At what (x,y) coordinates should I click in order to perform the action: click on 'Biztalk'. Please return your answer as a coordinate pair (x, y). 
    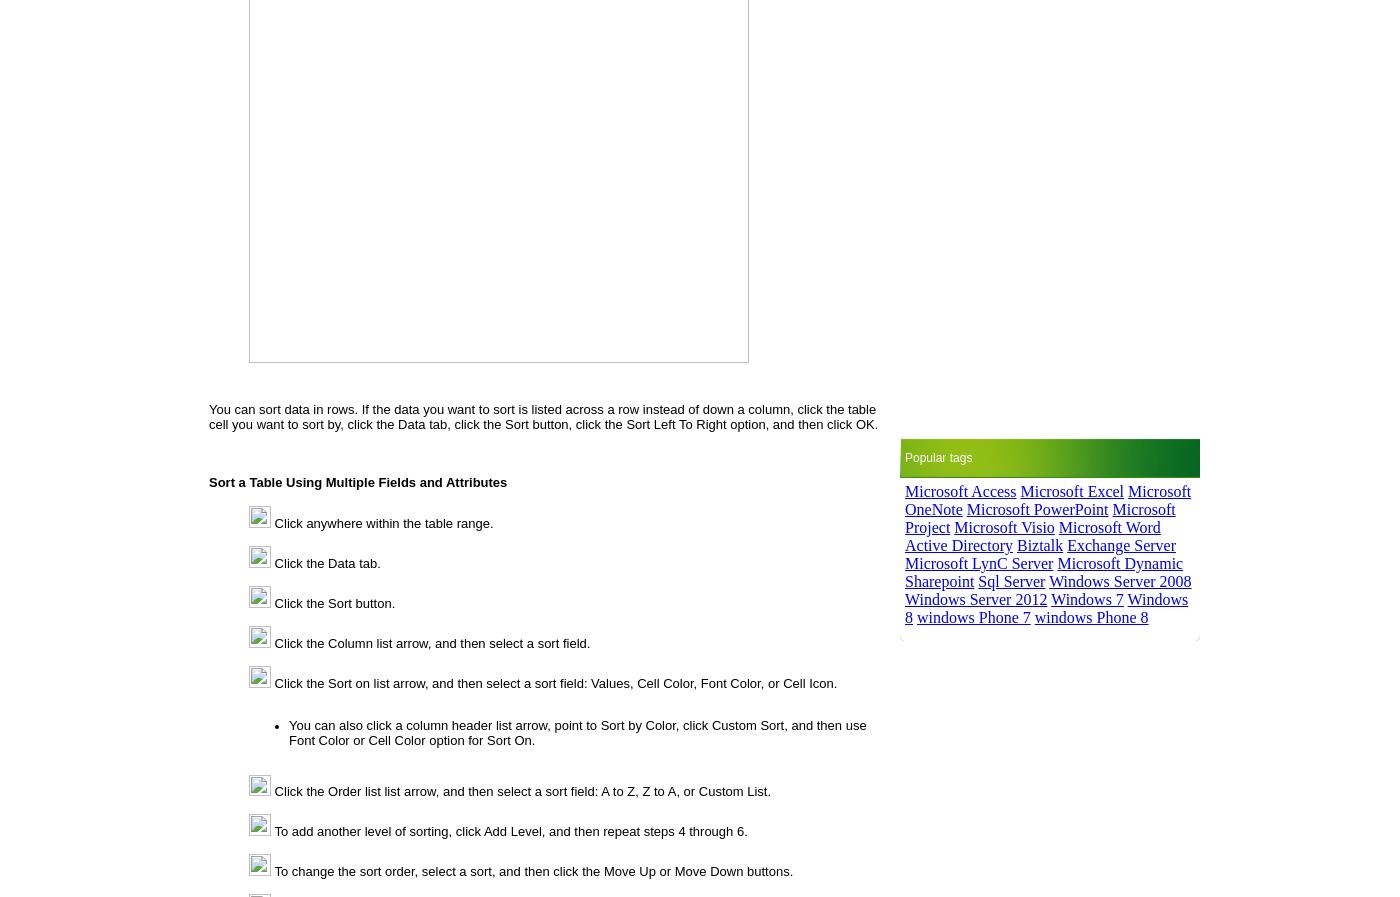
    Looking at the image, I should click on (1039, 545).